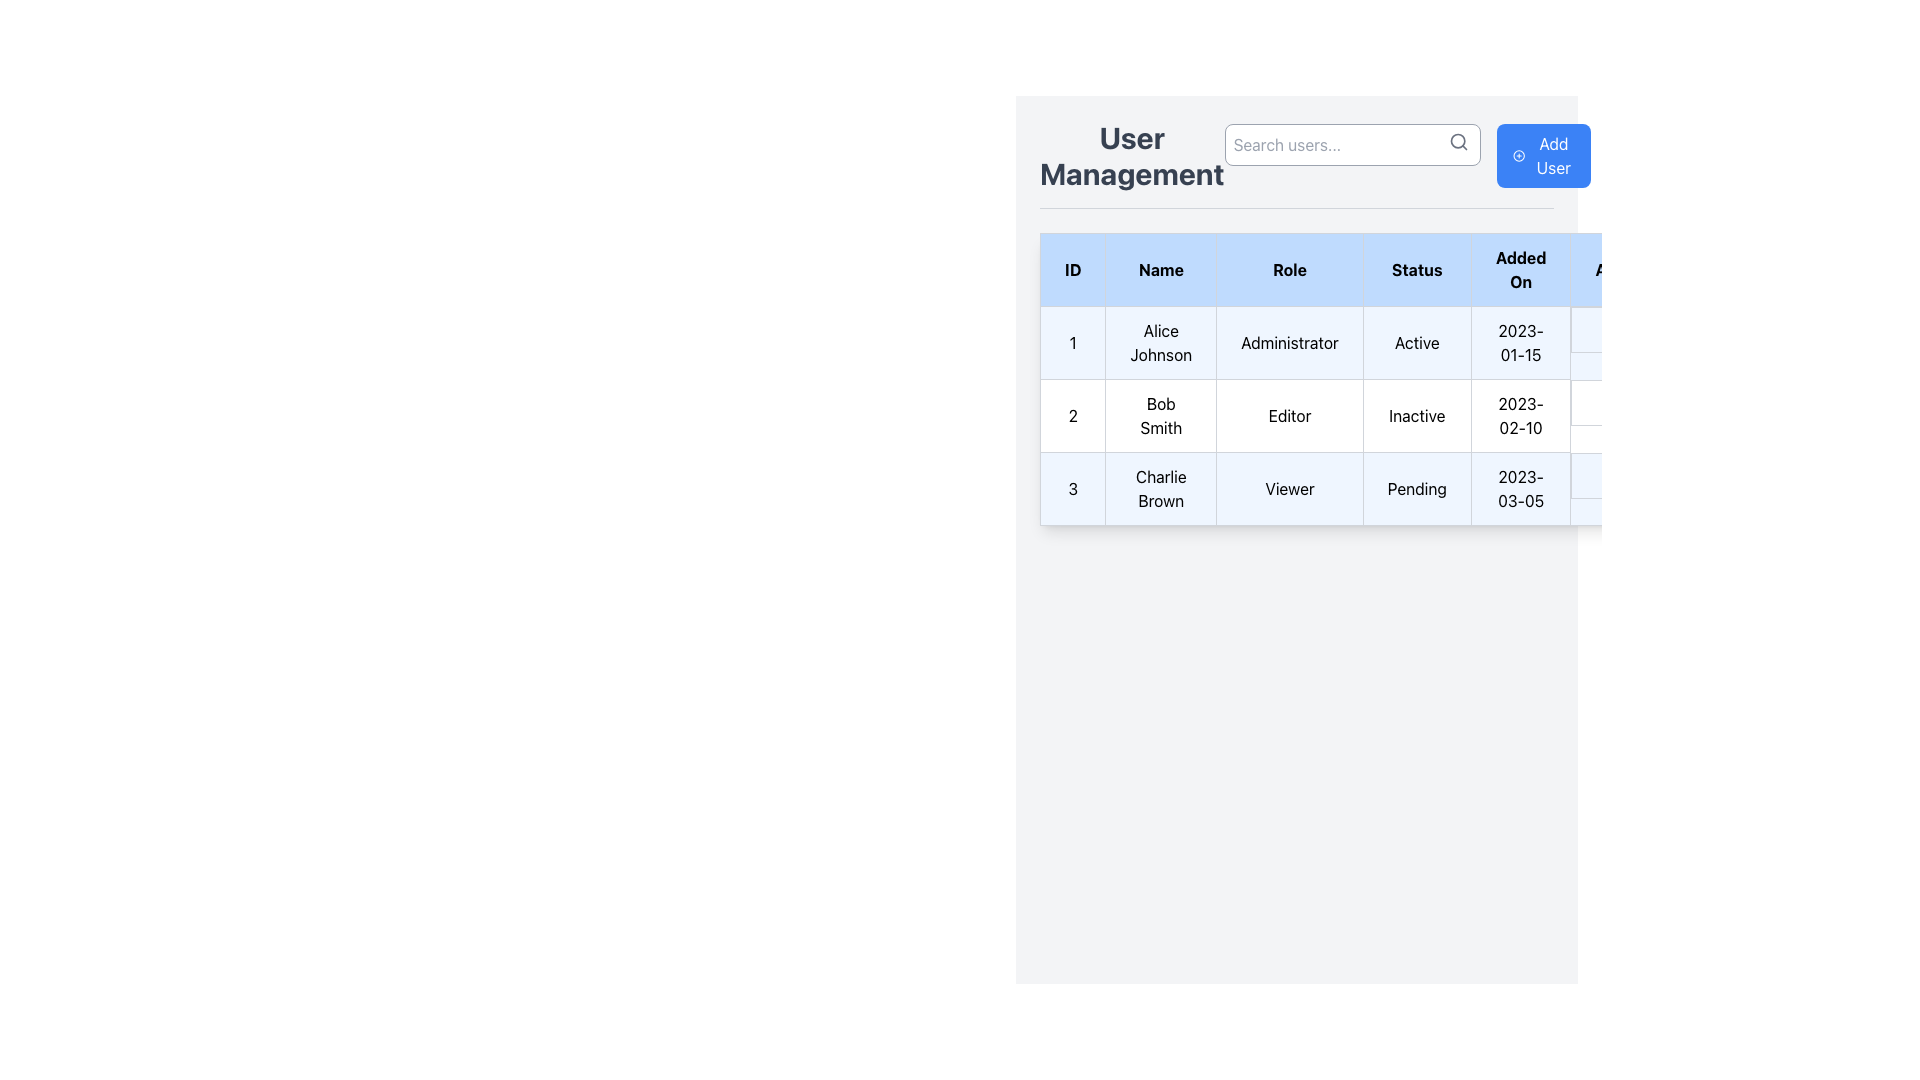  Describe the element at coordinates (1520, 489) in the screenshot. I see `the fifth cell in the row for 'Charlie Brown' in the 'User Management' table, which displays the date '2023-03-05'` at that location.